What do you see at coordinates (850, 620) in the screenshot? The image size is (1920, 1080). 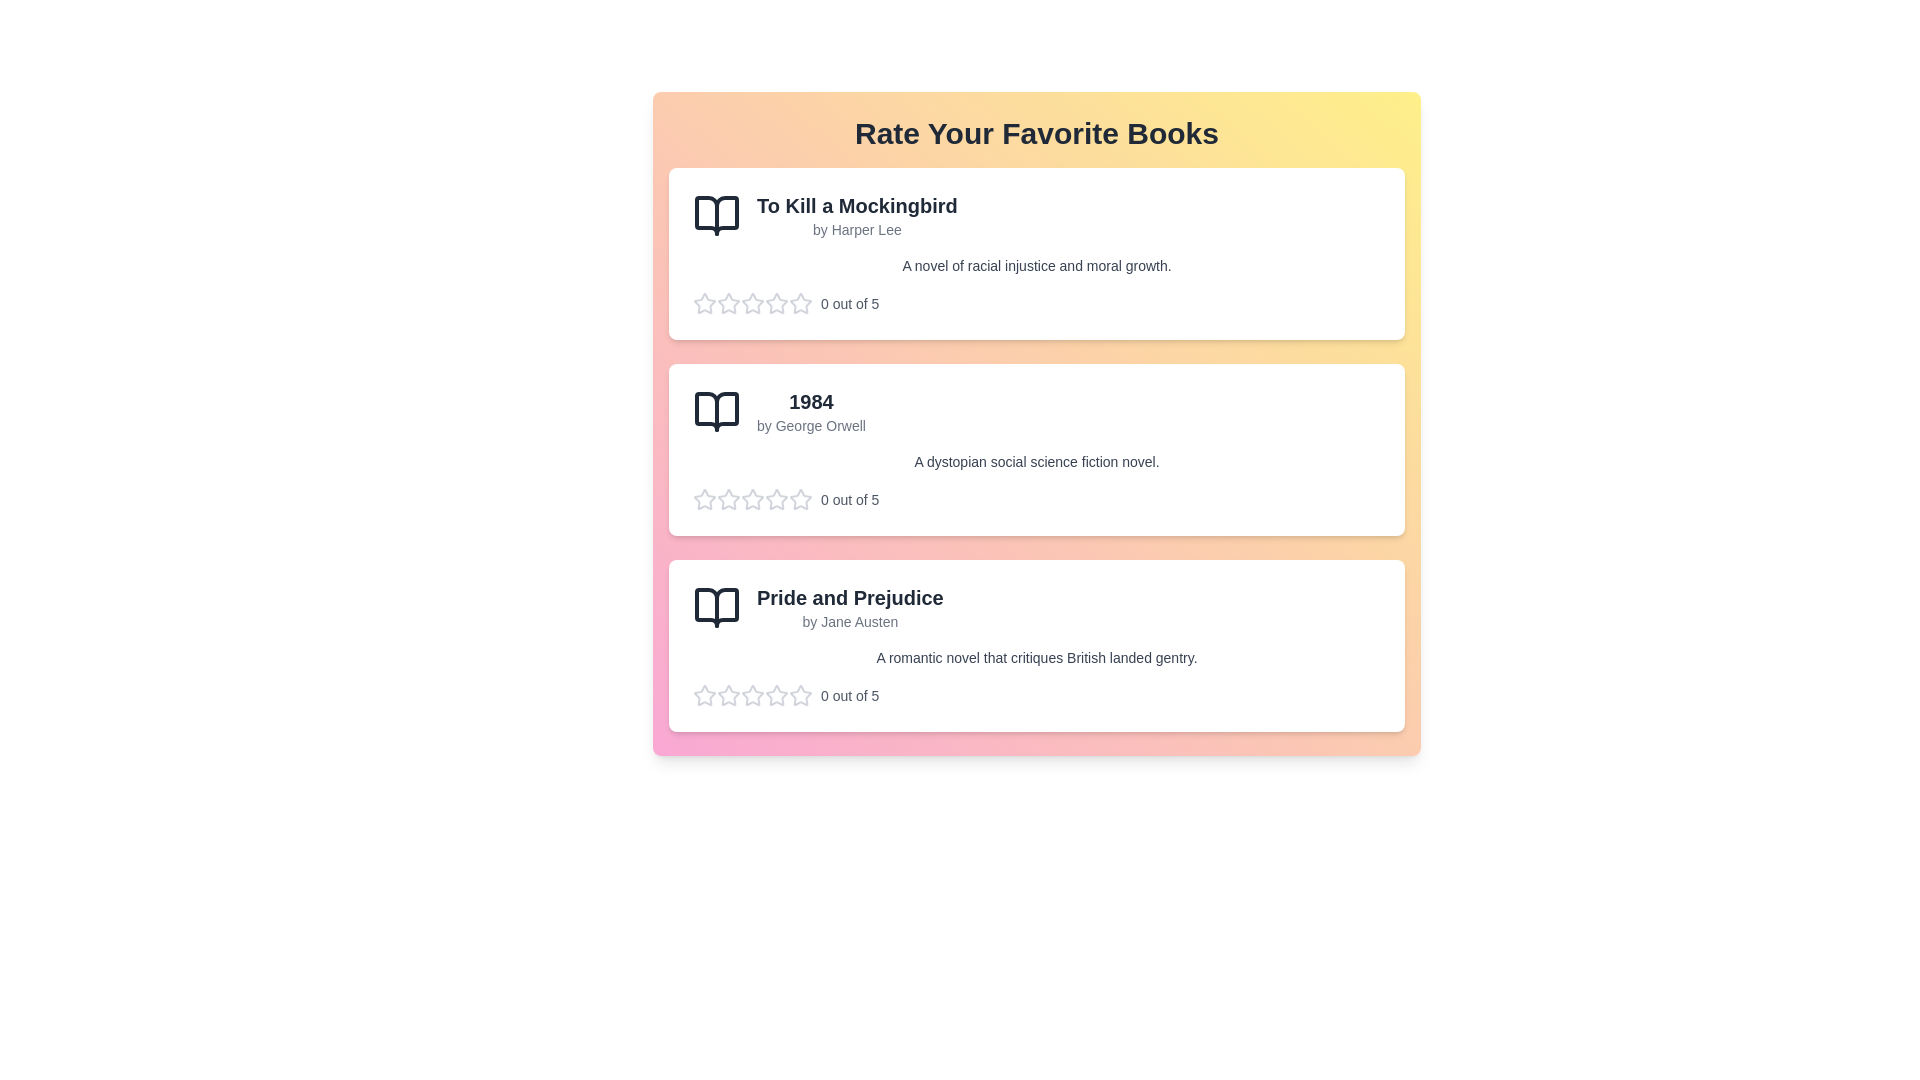 I see `the text label reading 'by Jane Austen', which is styled in small gray font and positioned directly below the title 'Pride and Prejudice'` at bounding box center [850, 620].